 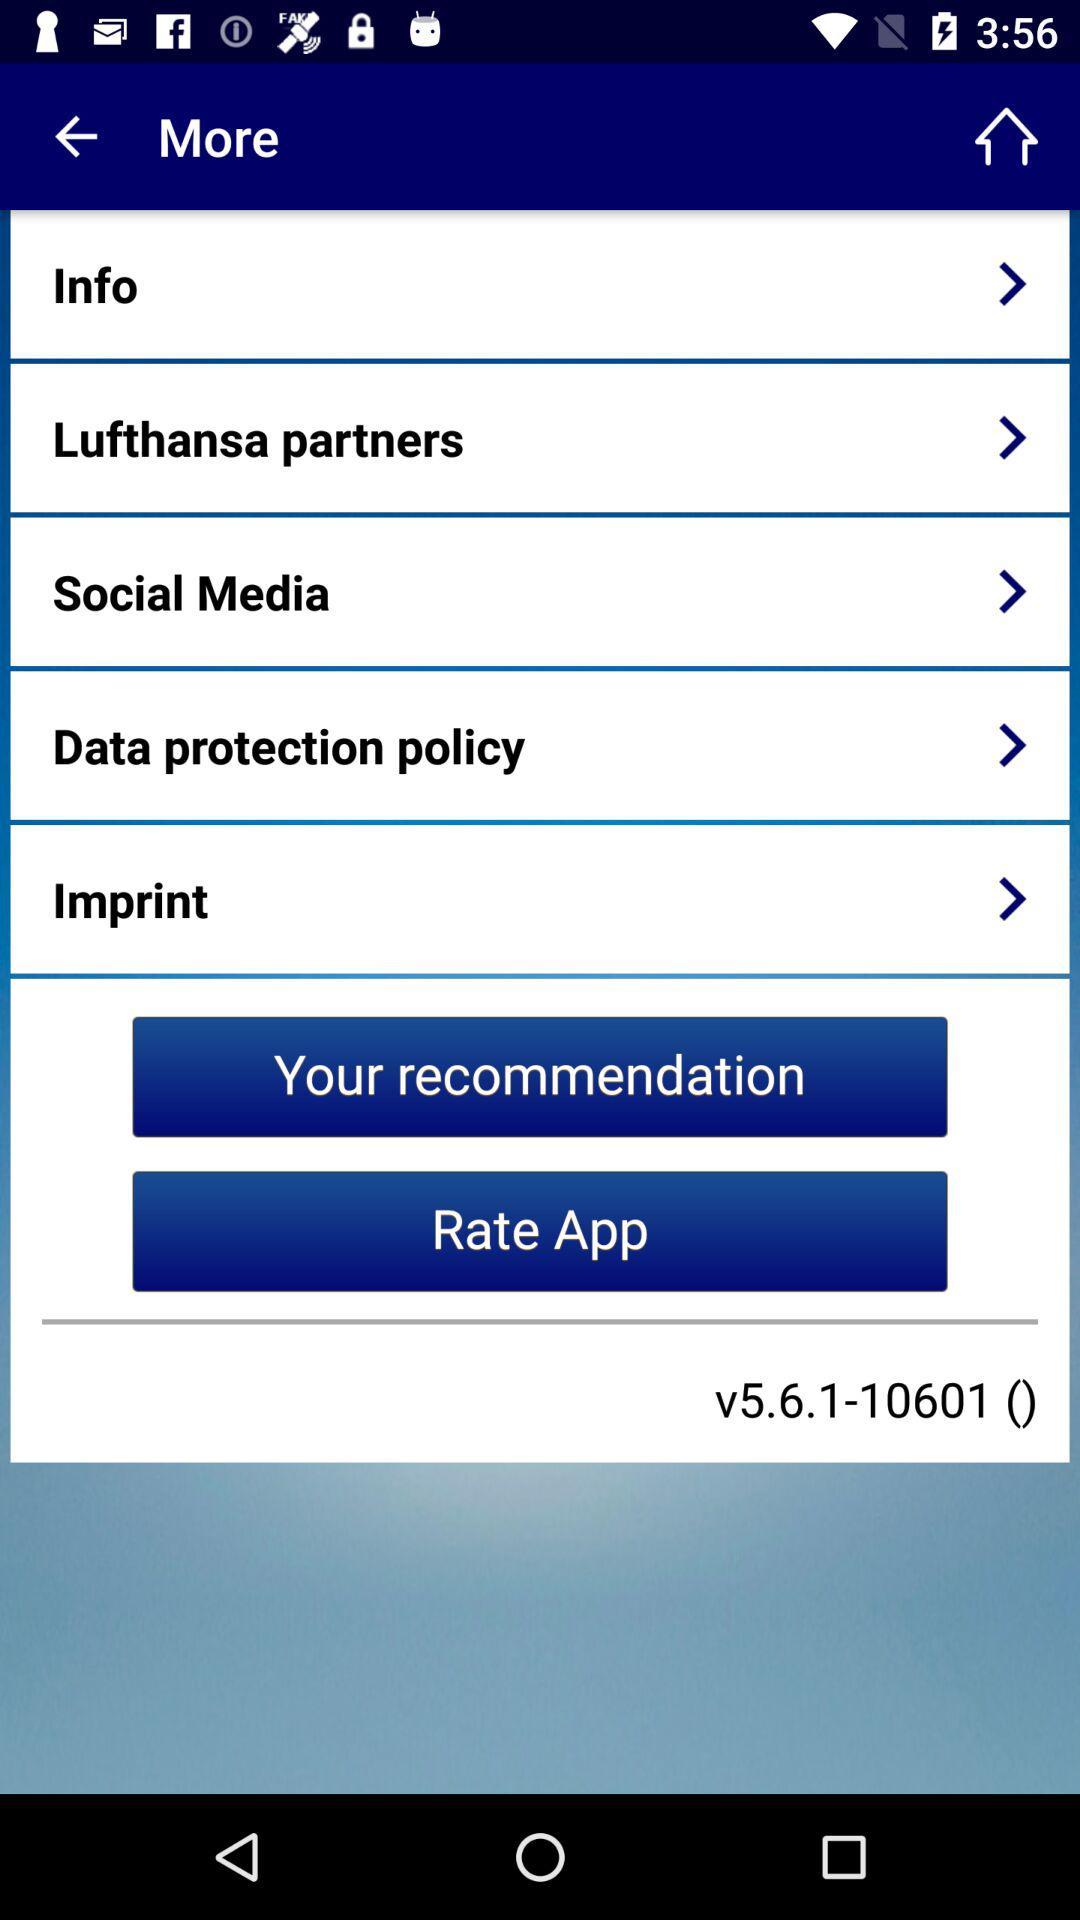 I want to click on the data protection policy icon, so click(x=288, y=744).